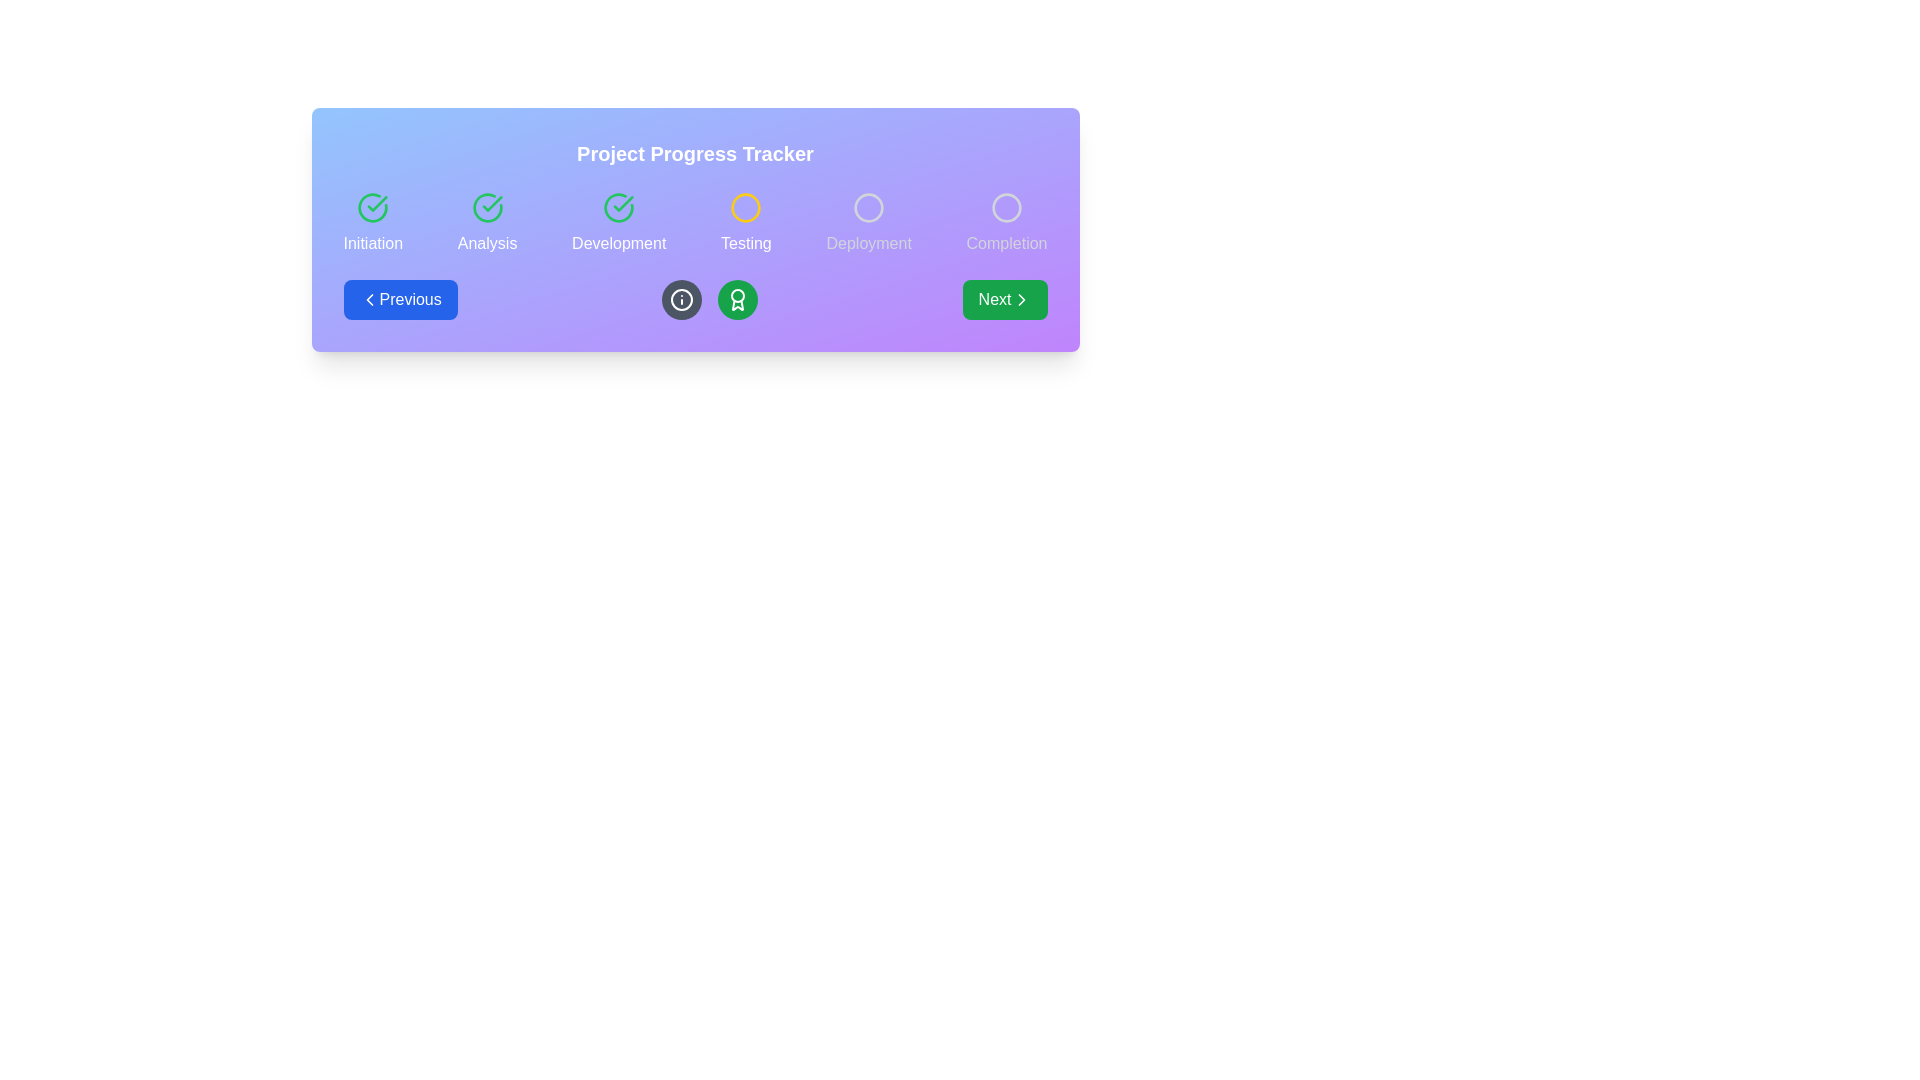 This screenshot has height=1080, width=1920. What do you see at coordinates (487, 208) in the screenshot?
I see `the state of the circular green icon with a check mark inside, which indicates the completion of the 'Analysis' step in the progress tracker` at bounding box center [487, 208].